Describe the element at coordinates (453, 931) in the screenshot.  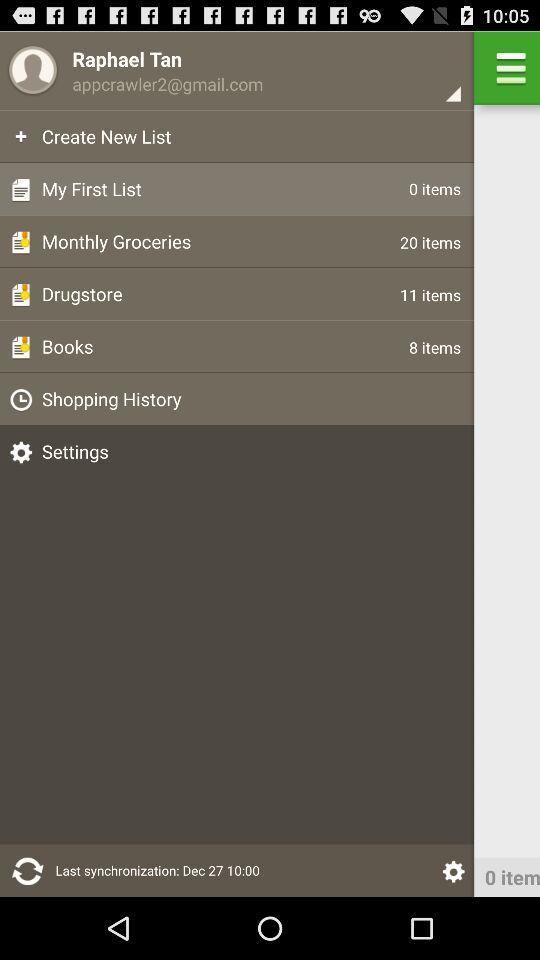
I see `the settings icon` at that location.